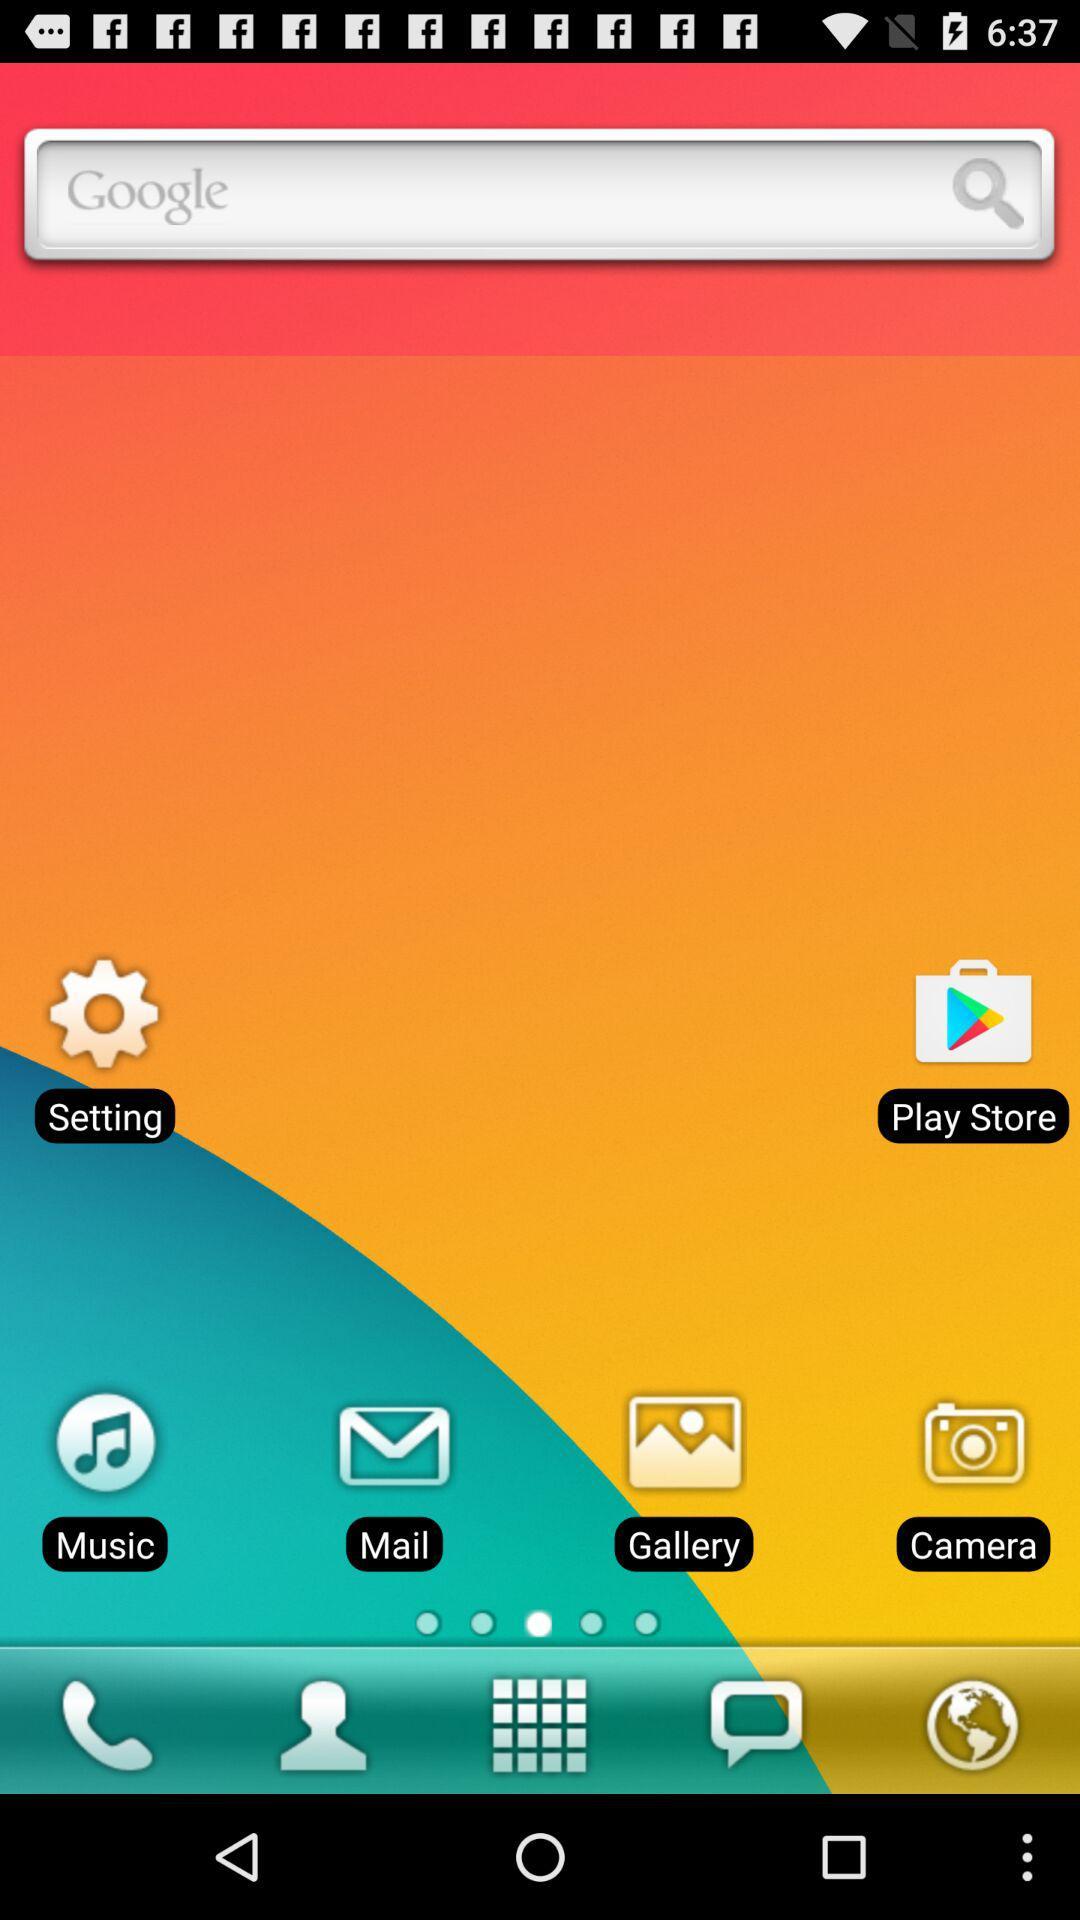 The image size is (1080, 1920). I want to click on the globe icon, so click(971, 1844).